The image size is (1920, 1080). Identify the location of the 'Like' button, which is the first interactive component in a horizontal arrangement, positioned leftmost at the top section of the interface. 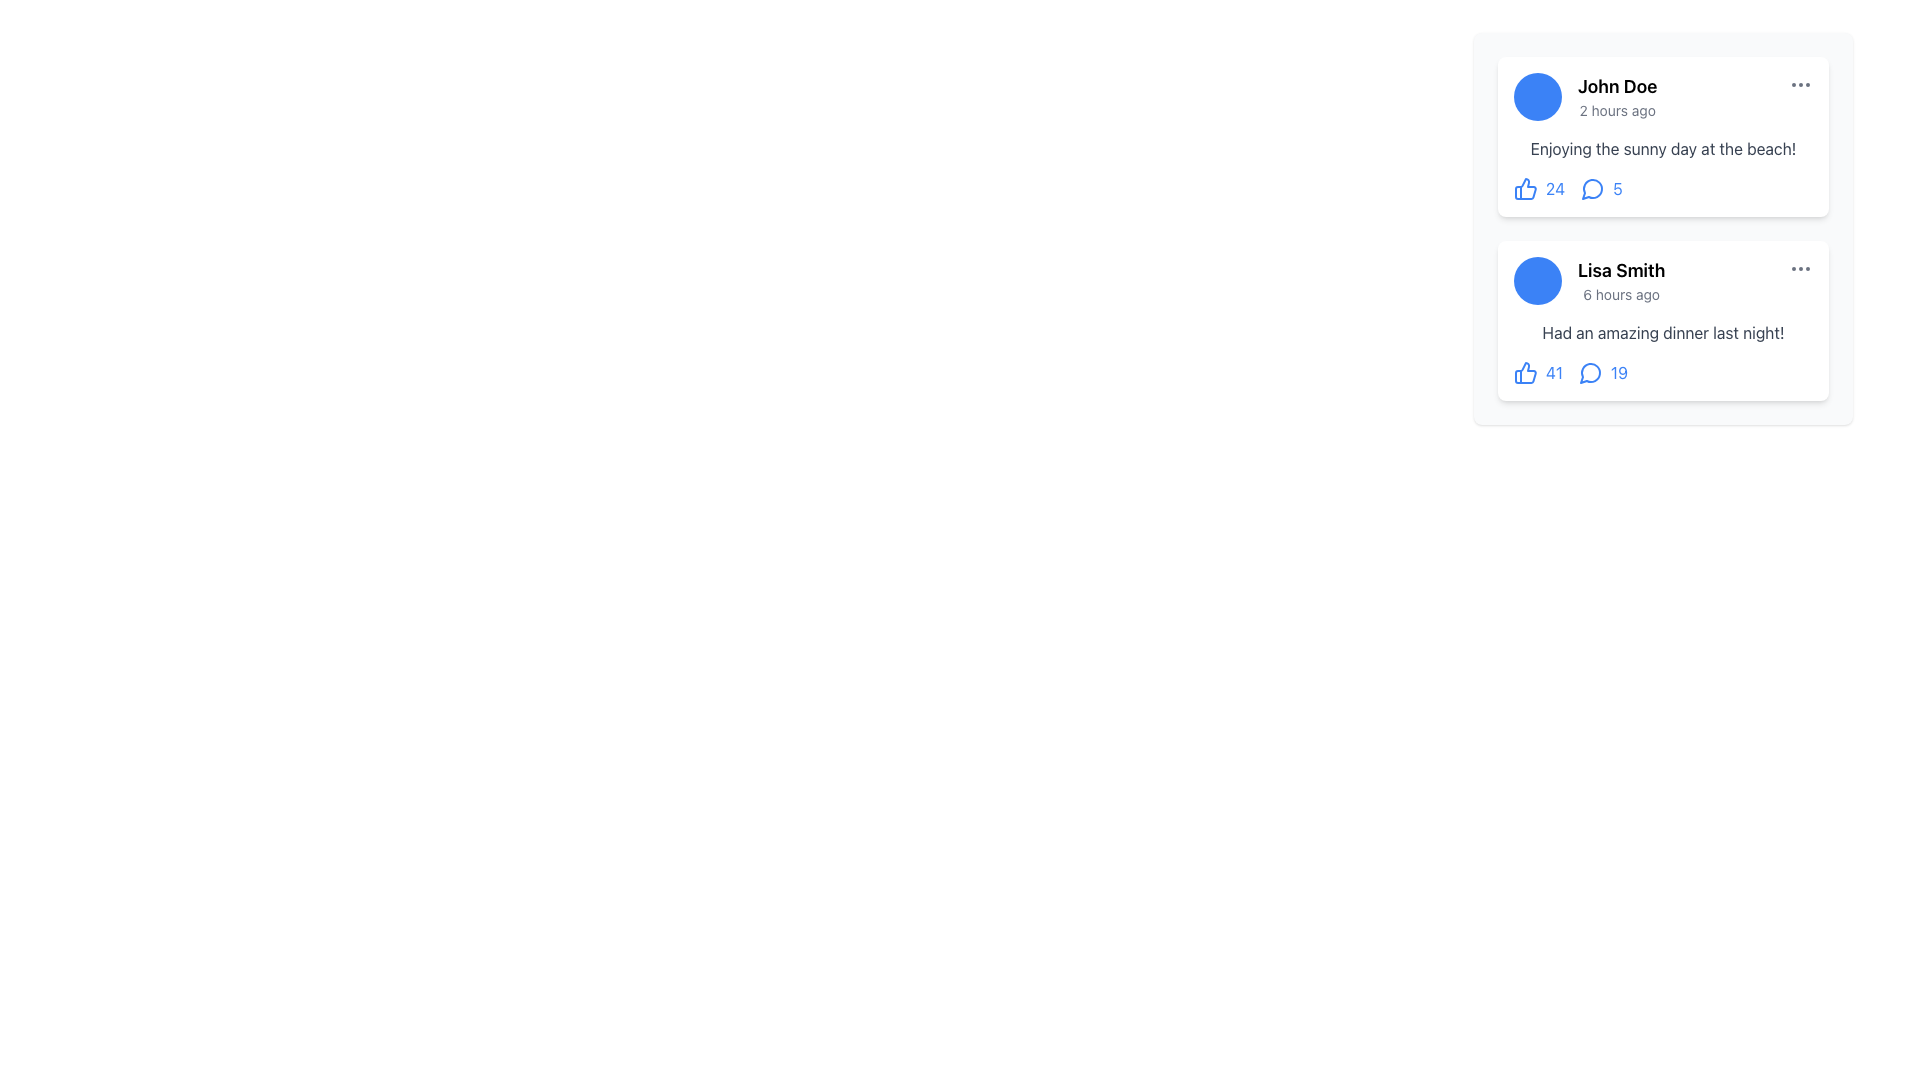
(1538, 189).